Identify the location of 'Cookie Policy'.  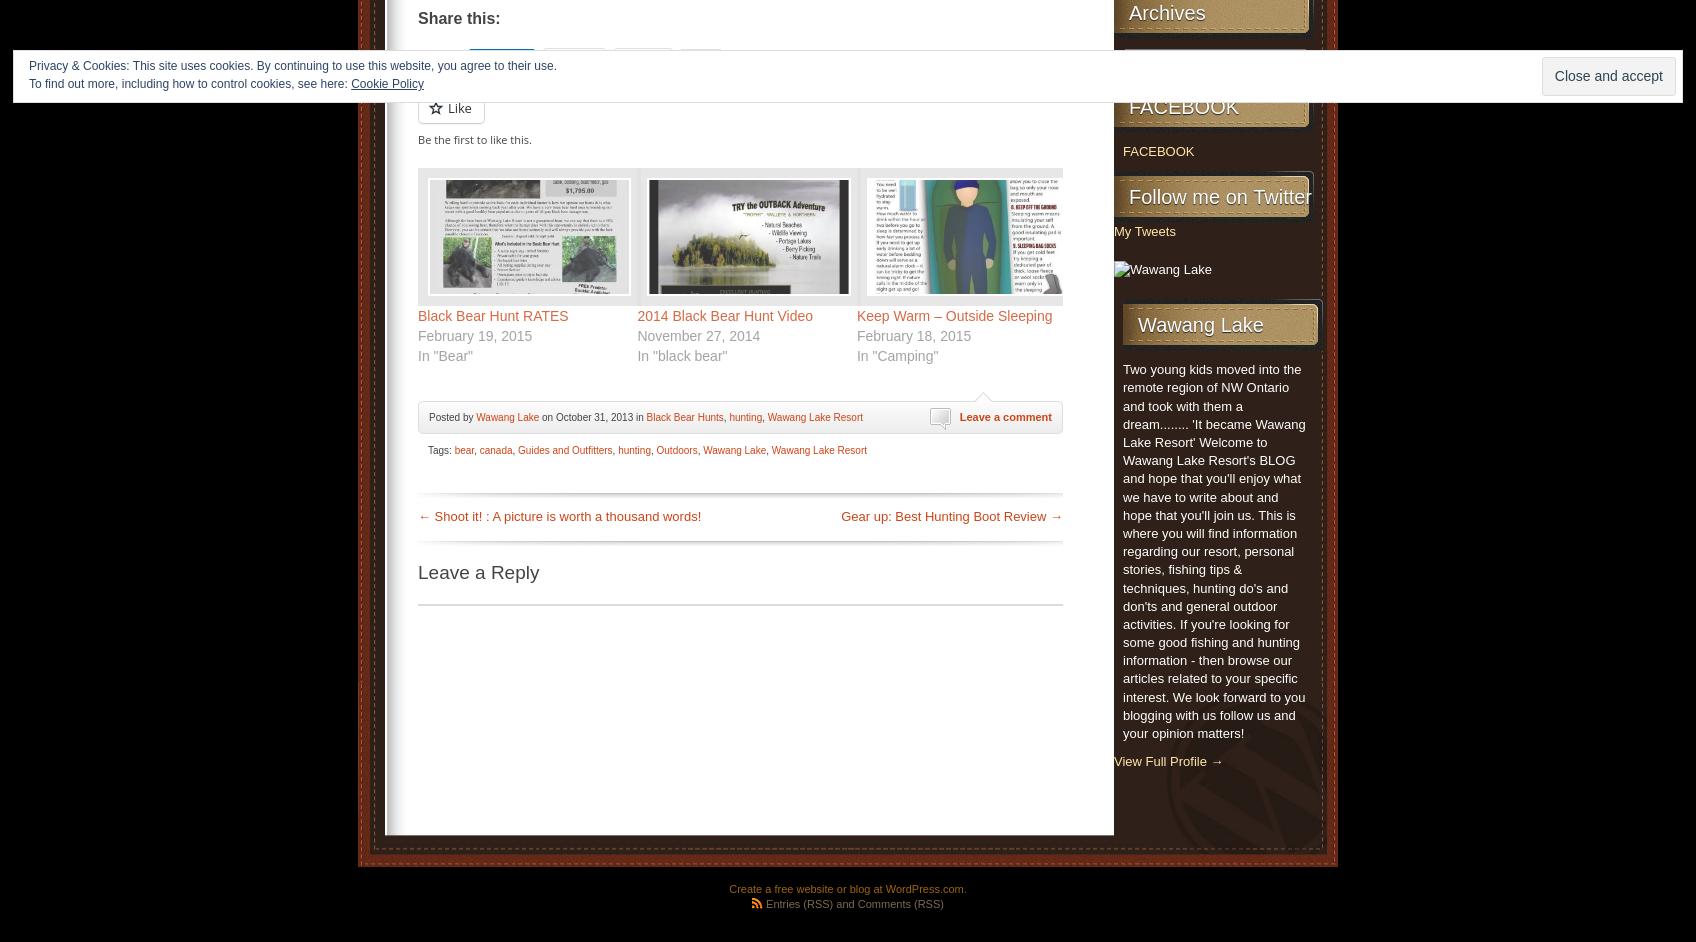
(386, 83).